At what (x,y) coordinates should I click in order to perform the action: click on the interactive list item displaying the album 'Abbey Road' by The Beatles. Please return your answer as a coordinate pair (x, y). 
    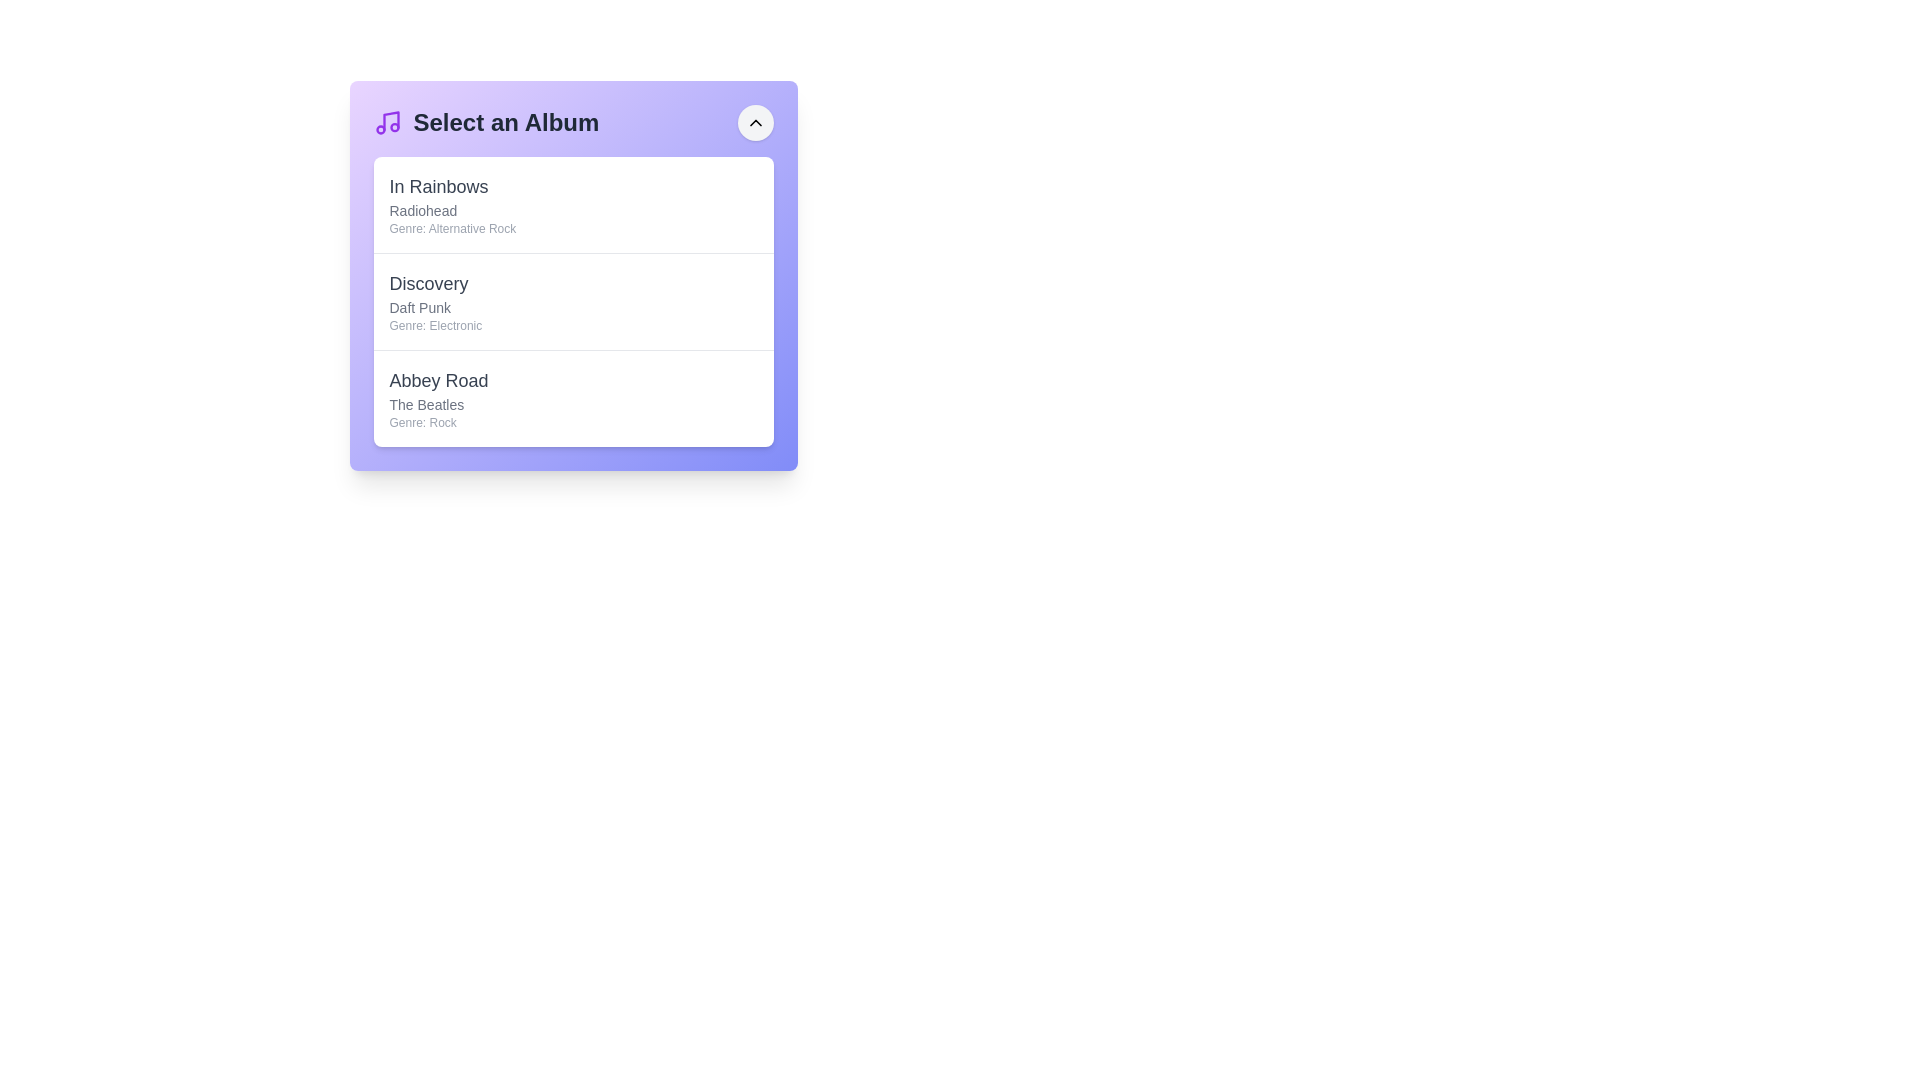
    Looking at the image, I should click on (572, 398).